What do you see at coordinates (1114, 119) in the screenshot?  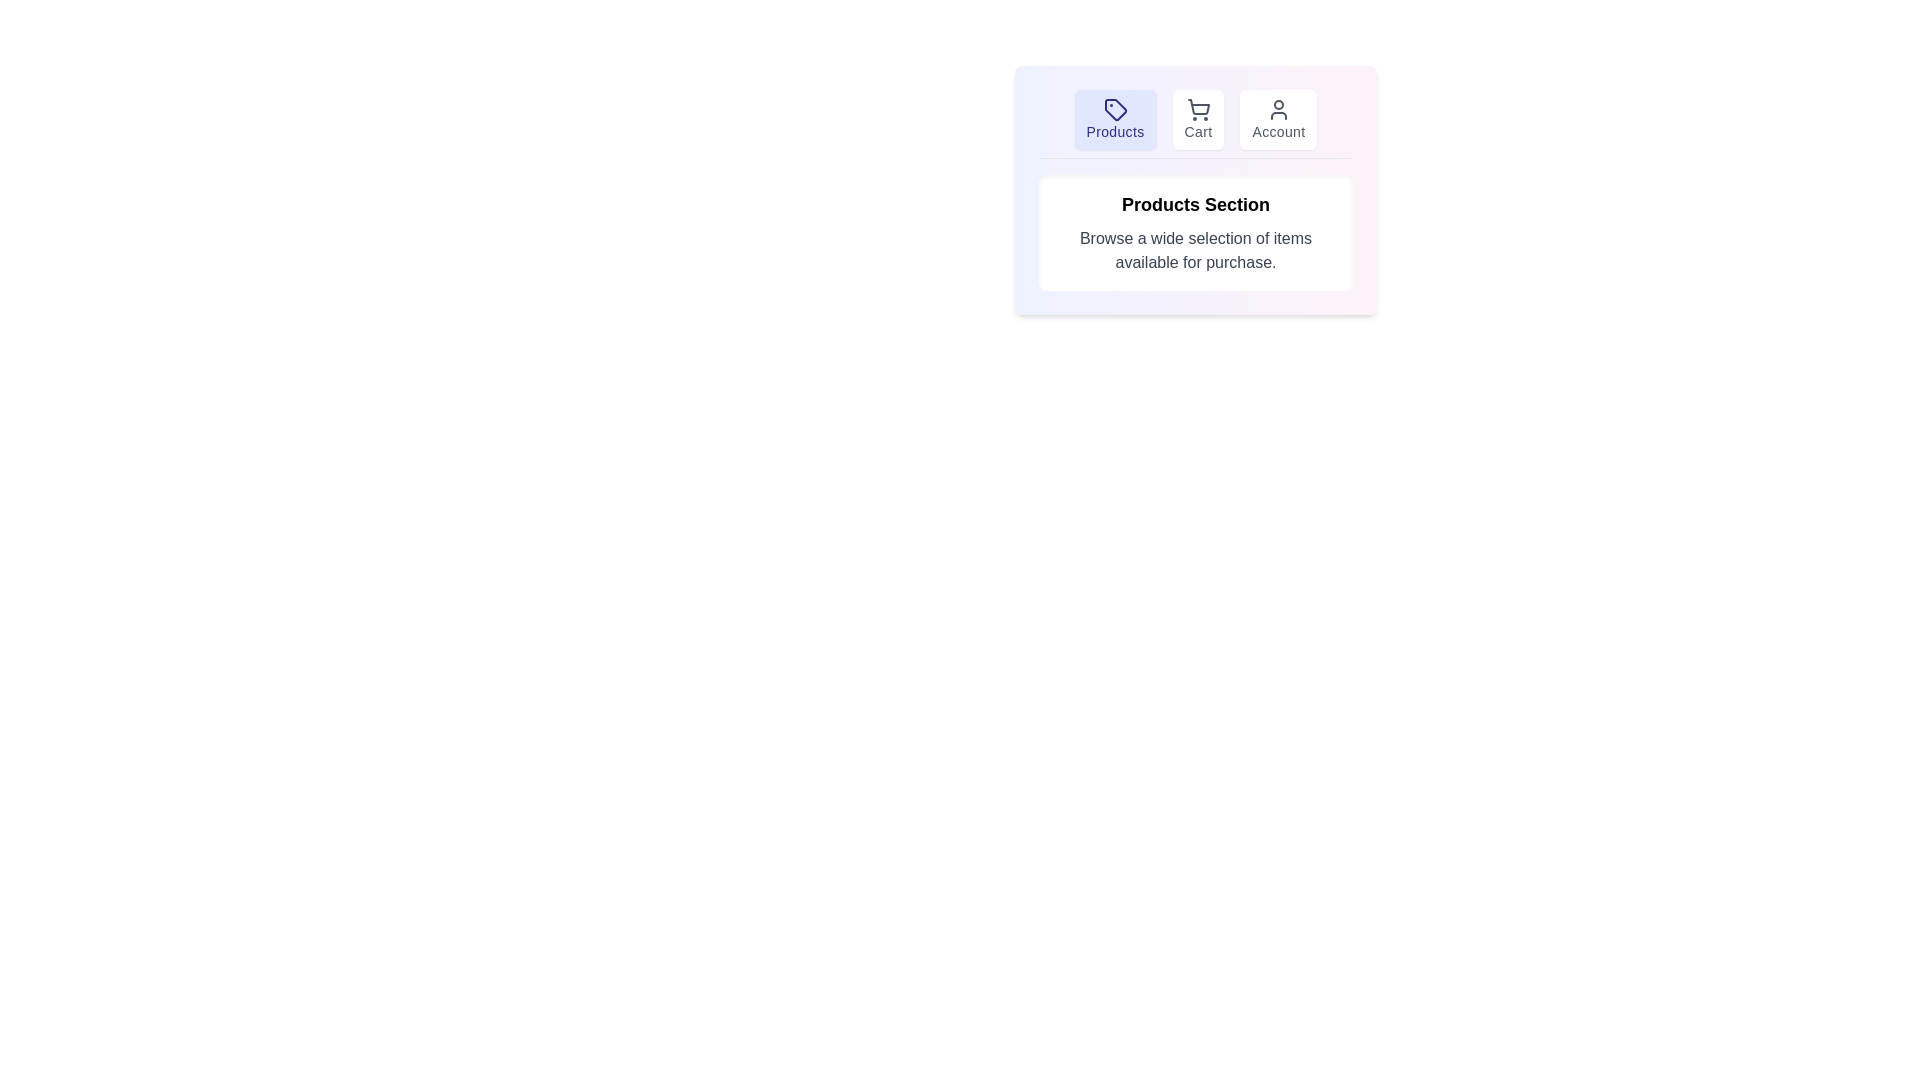 I see `the Products tab to navigate to its content` at bounding box center [1114, 119].